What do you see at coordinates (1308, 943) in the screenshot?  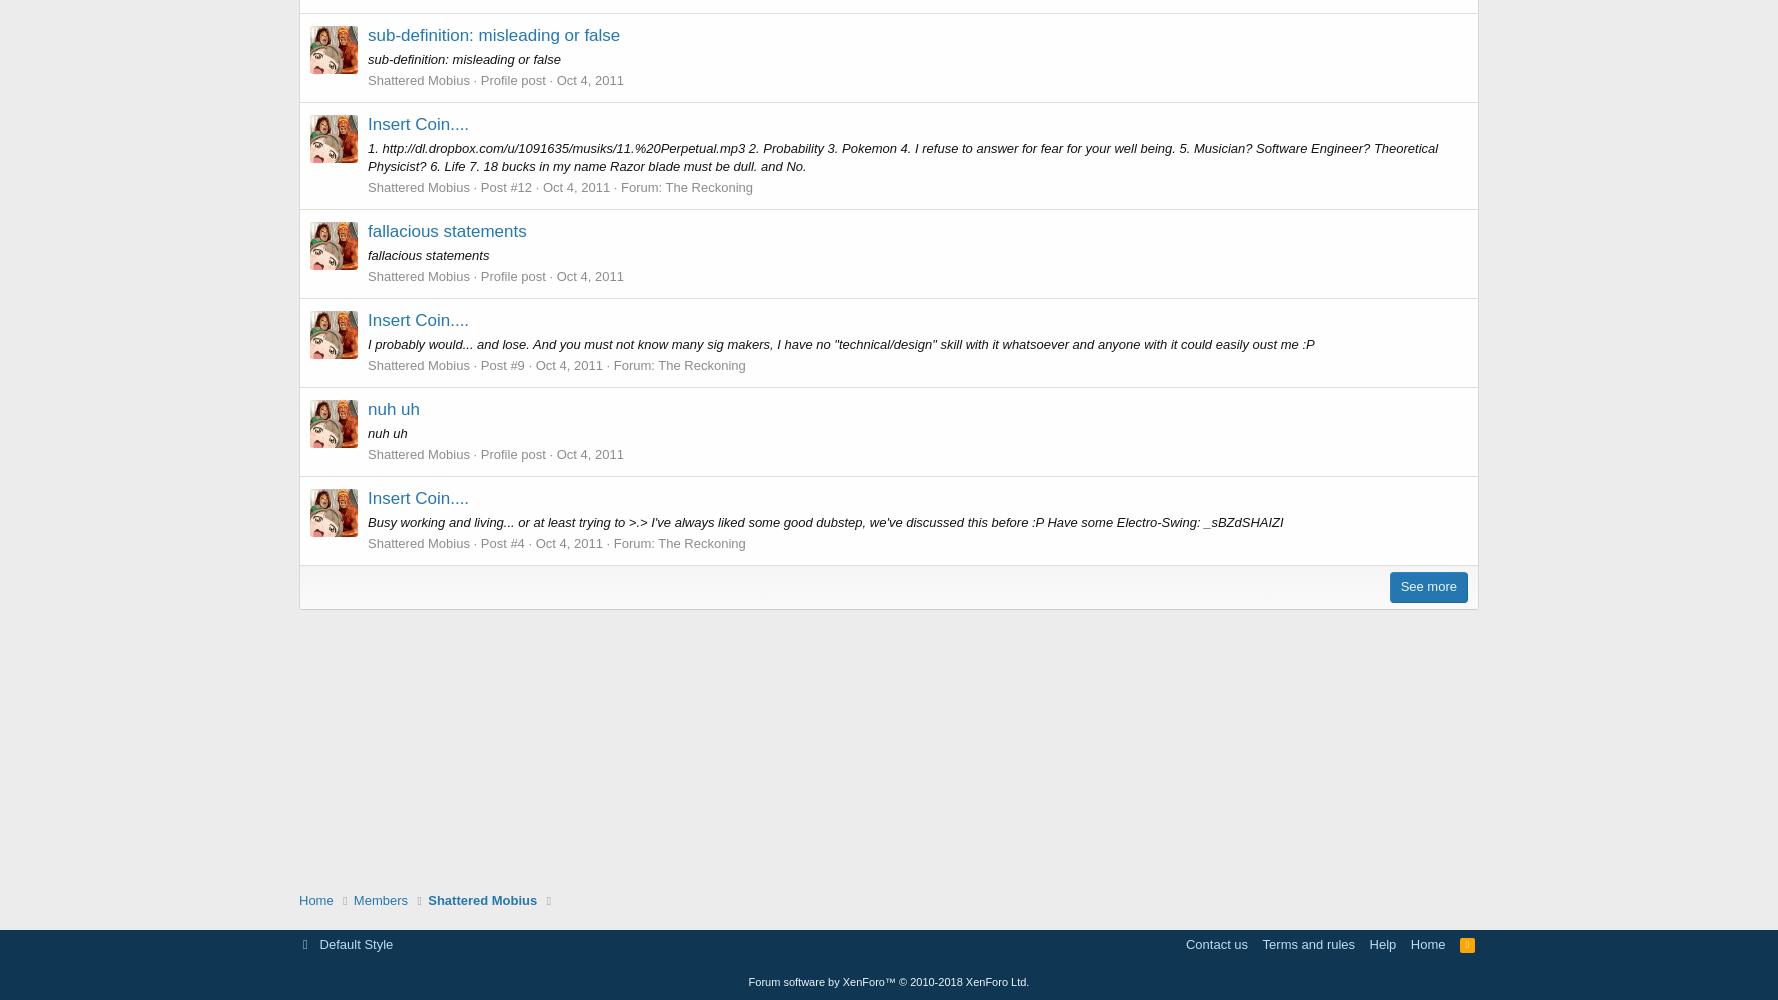 I see `'Terms and rules'` at bounding box center [1308, 943].